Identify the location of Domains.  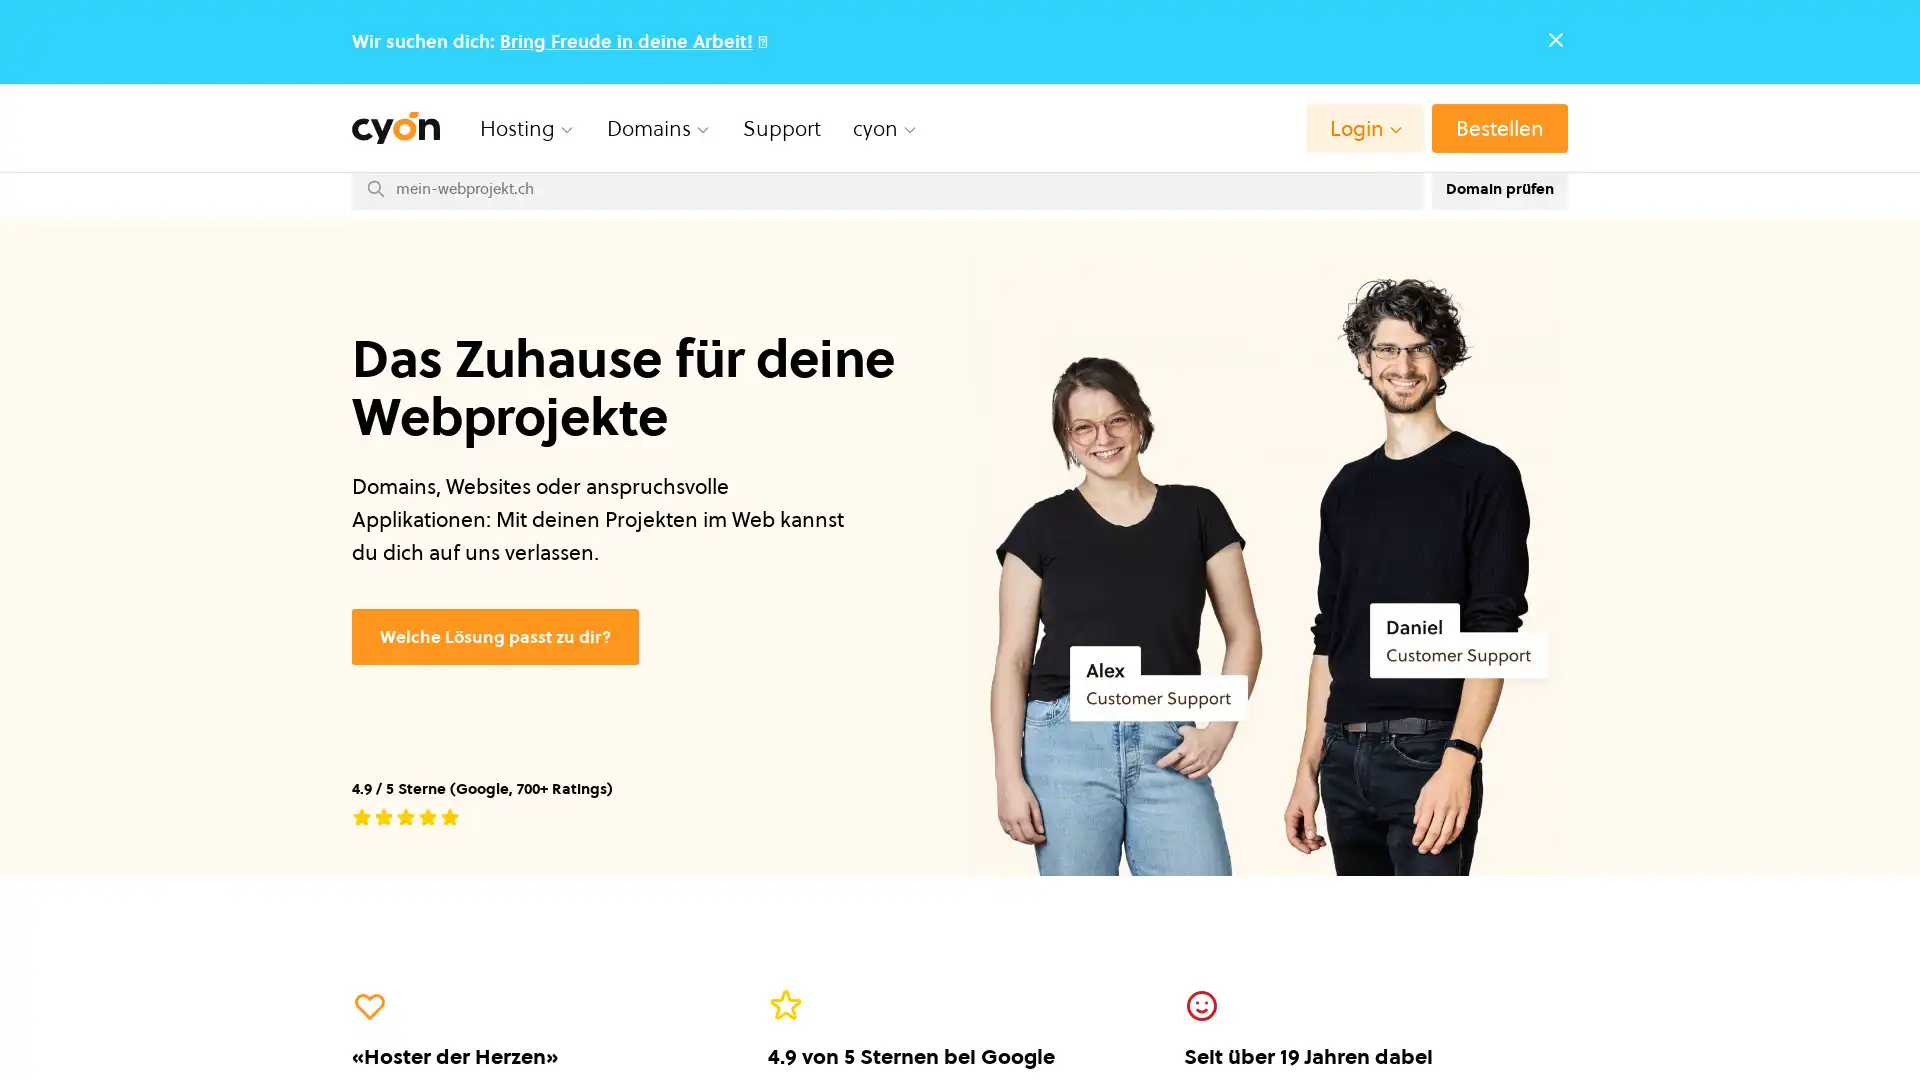
(658, 127).